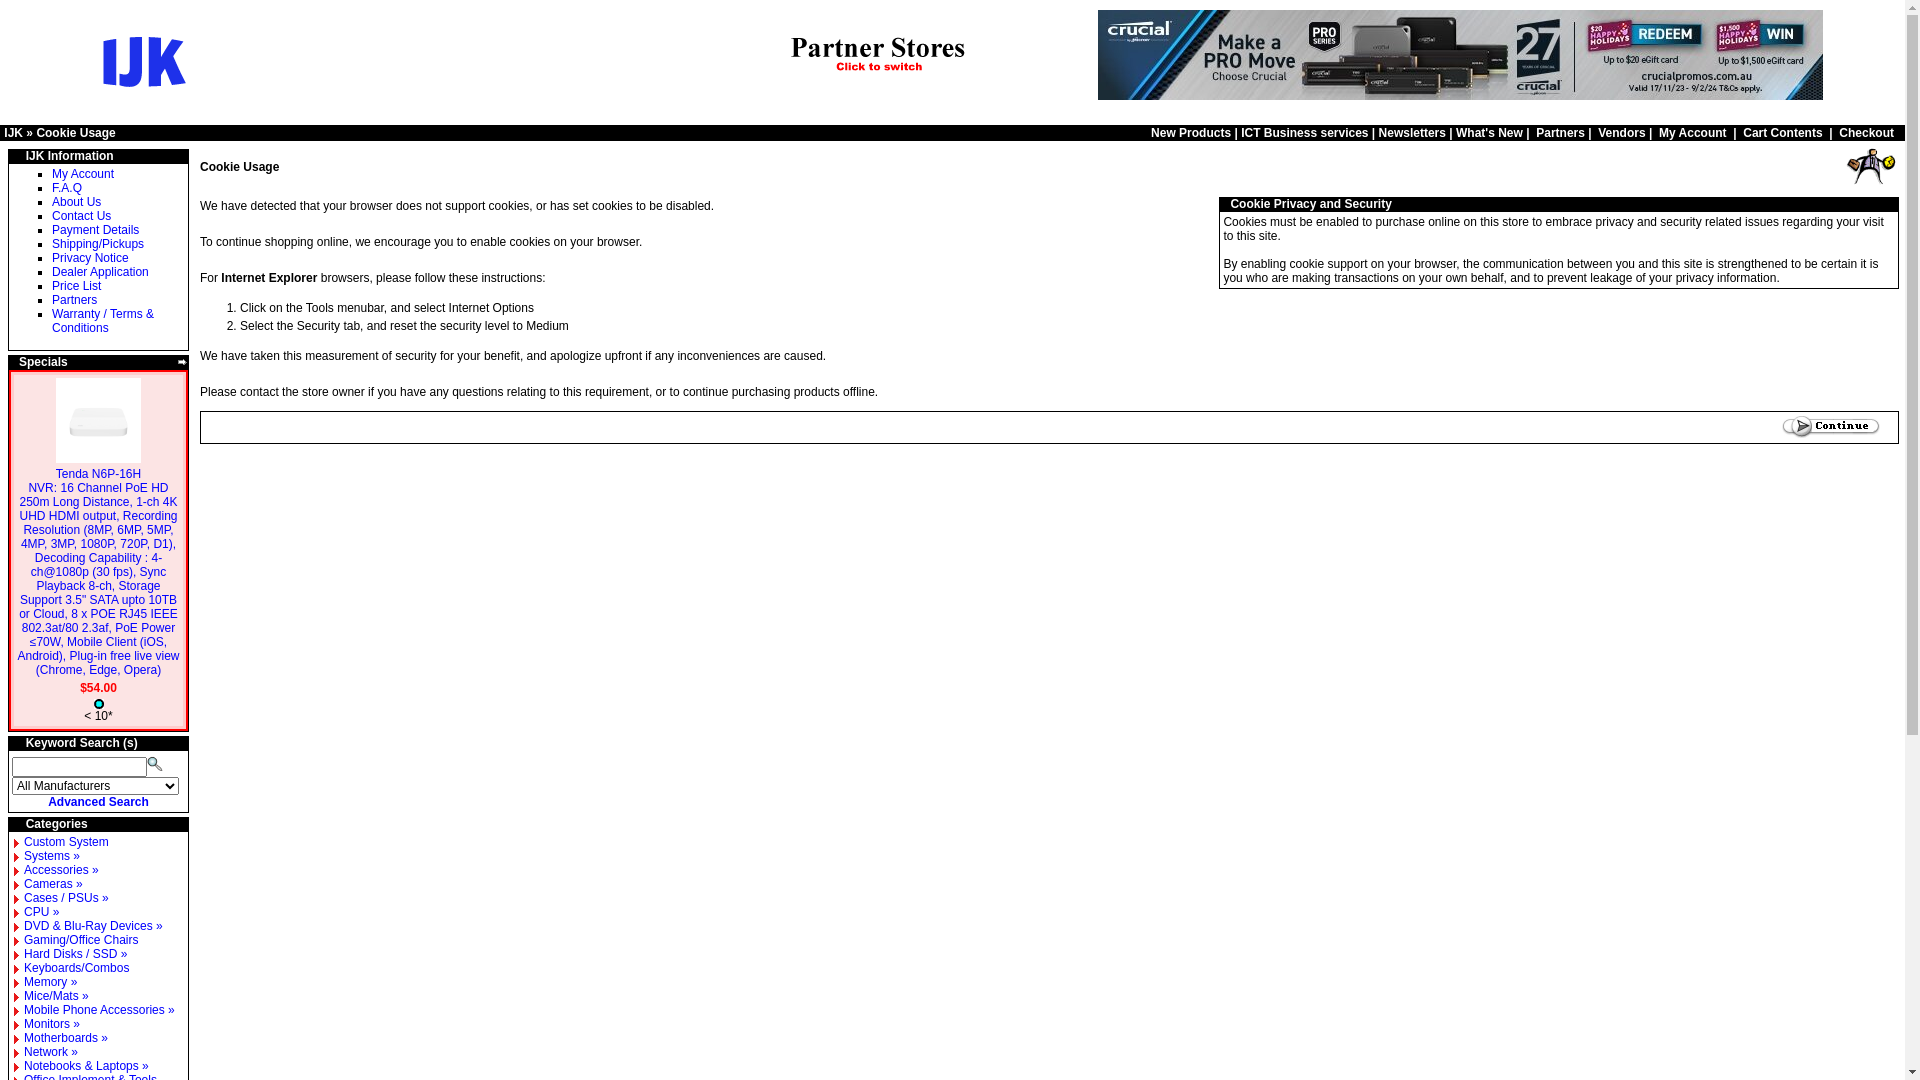 Image resolution: width=1920 pixels, height=1080 pixels. What do you see at coordinates (98, 703) in the screenshot?
I see `' Medium stock level '` at bounding box center [98, 703].